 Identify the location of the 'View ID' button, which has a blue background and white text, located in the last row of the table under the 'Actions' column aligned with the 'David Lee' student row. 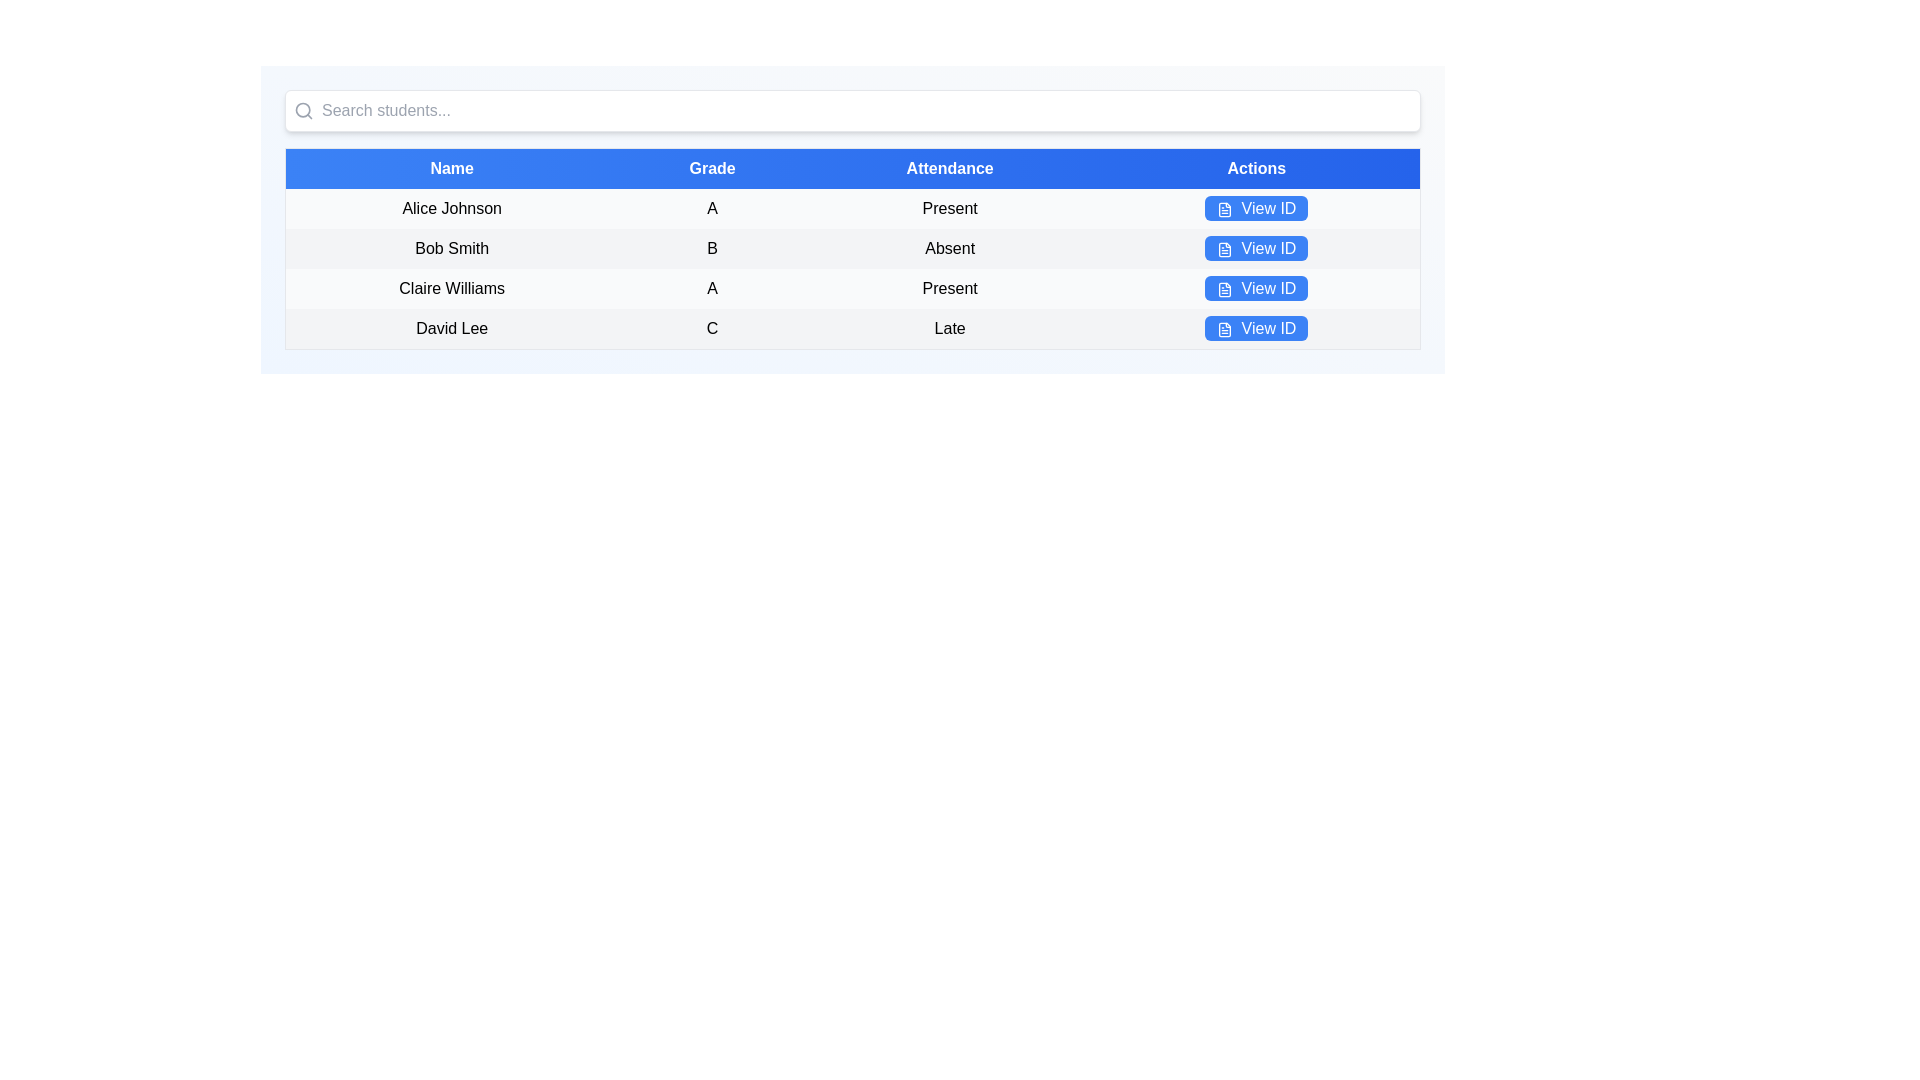
(1256, 328).